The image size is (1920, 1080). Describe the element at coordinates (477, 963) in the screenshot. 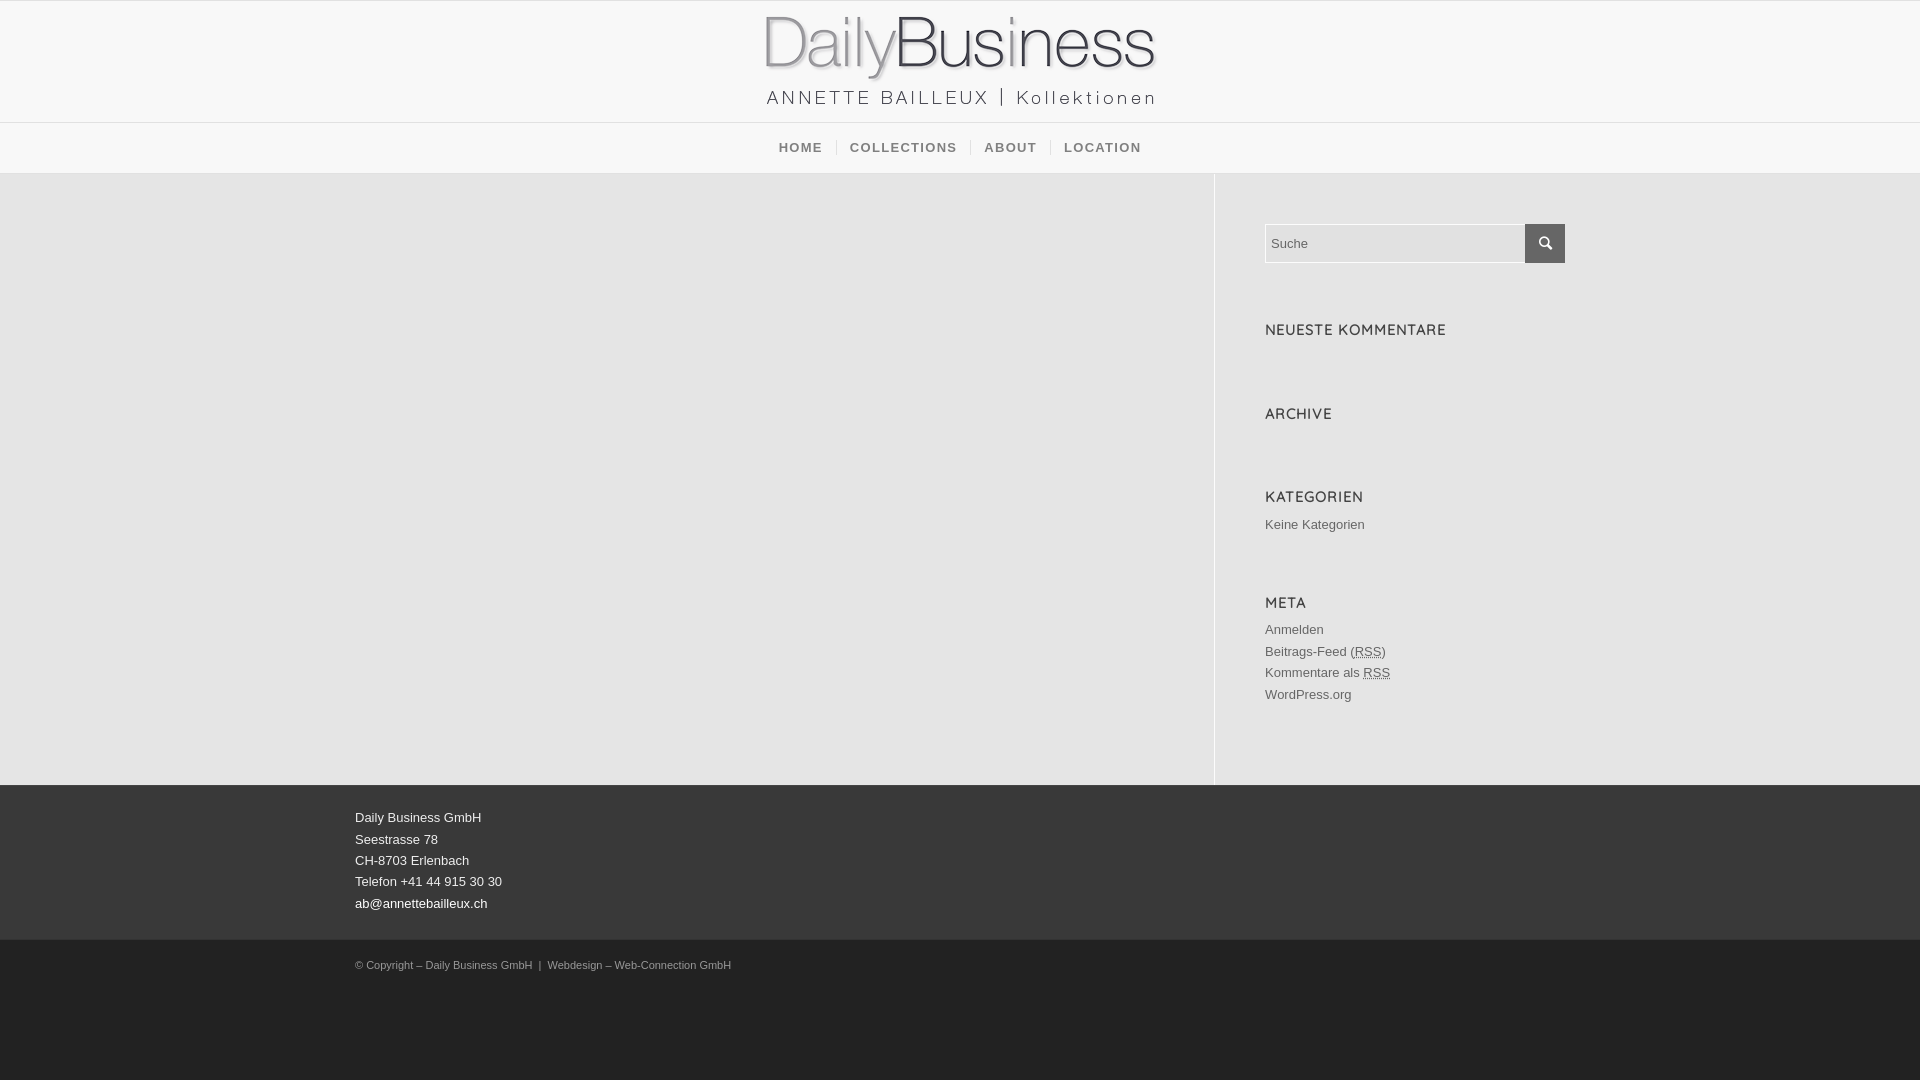

I see `'Daily Business GmbH'` at that location.